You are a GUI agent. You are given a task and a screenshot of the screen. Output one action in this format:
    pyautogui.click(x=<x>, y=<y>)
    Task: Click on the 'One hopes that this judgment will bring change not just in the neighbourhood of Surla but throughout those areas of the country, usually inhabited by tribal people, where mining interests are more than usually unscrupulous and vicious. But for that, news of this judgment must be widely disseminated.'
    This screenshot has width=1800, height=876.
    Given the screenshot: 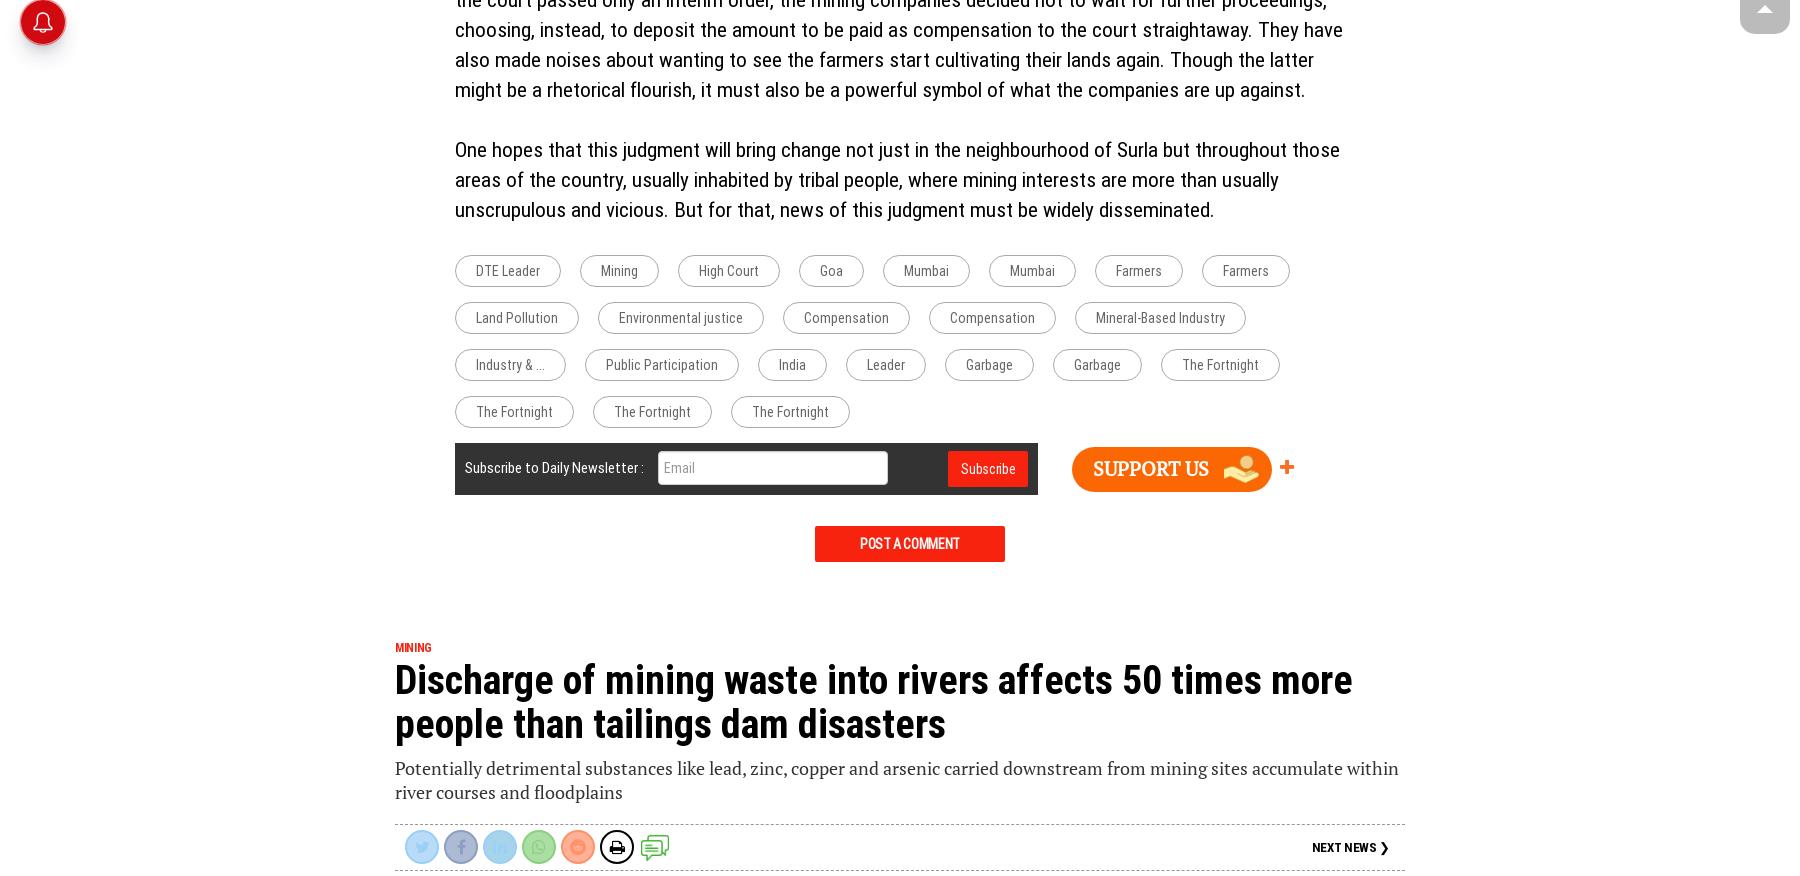 What is the action you would take?
    pyautogui.click(x=897, y=180)
    